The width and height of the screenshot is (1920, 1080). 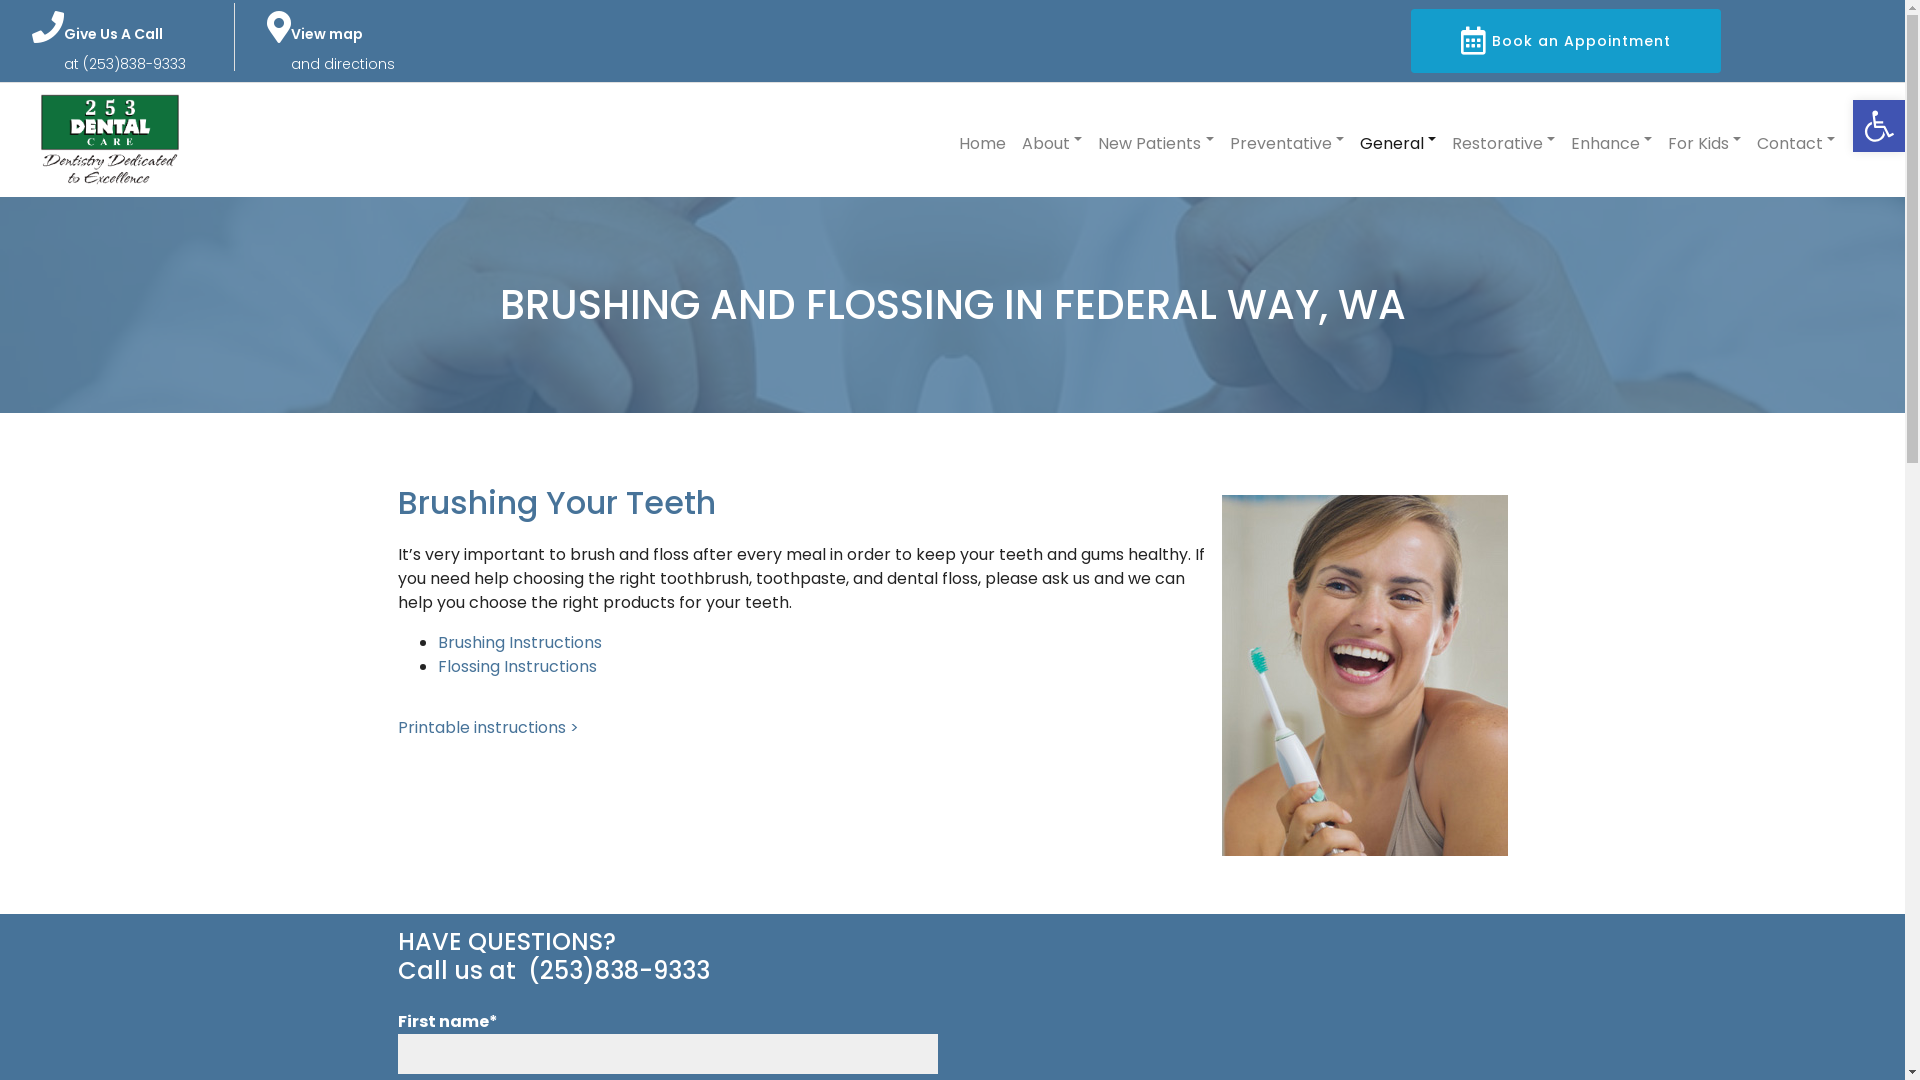 What do you see at coordinates (123, 48) in the screenshot?
I see `'Give Us A Call` at bounding box center [123, 48].